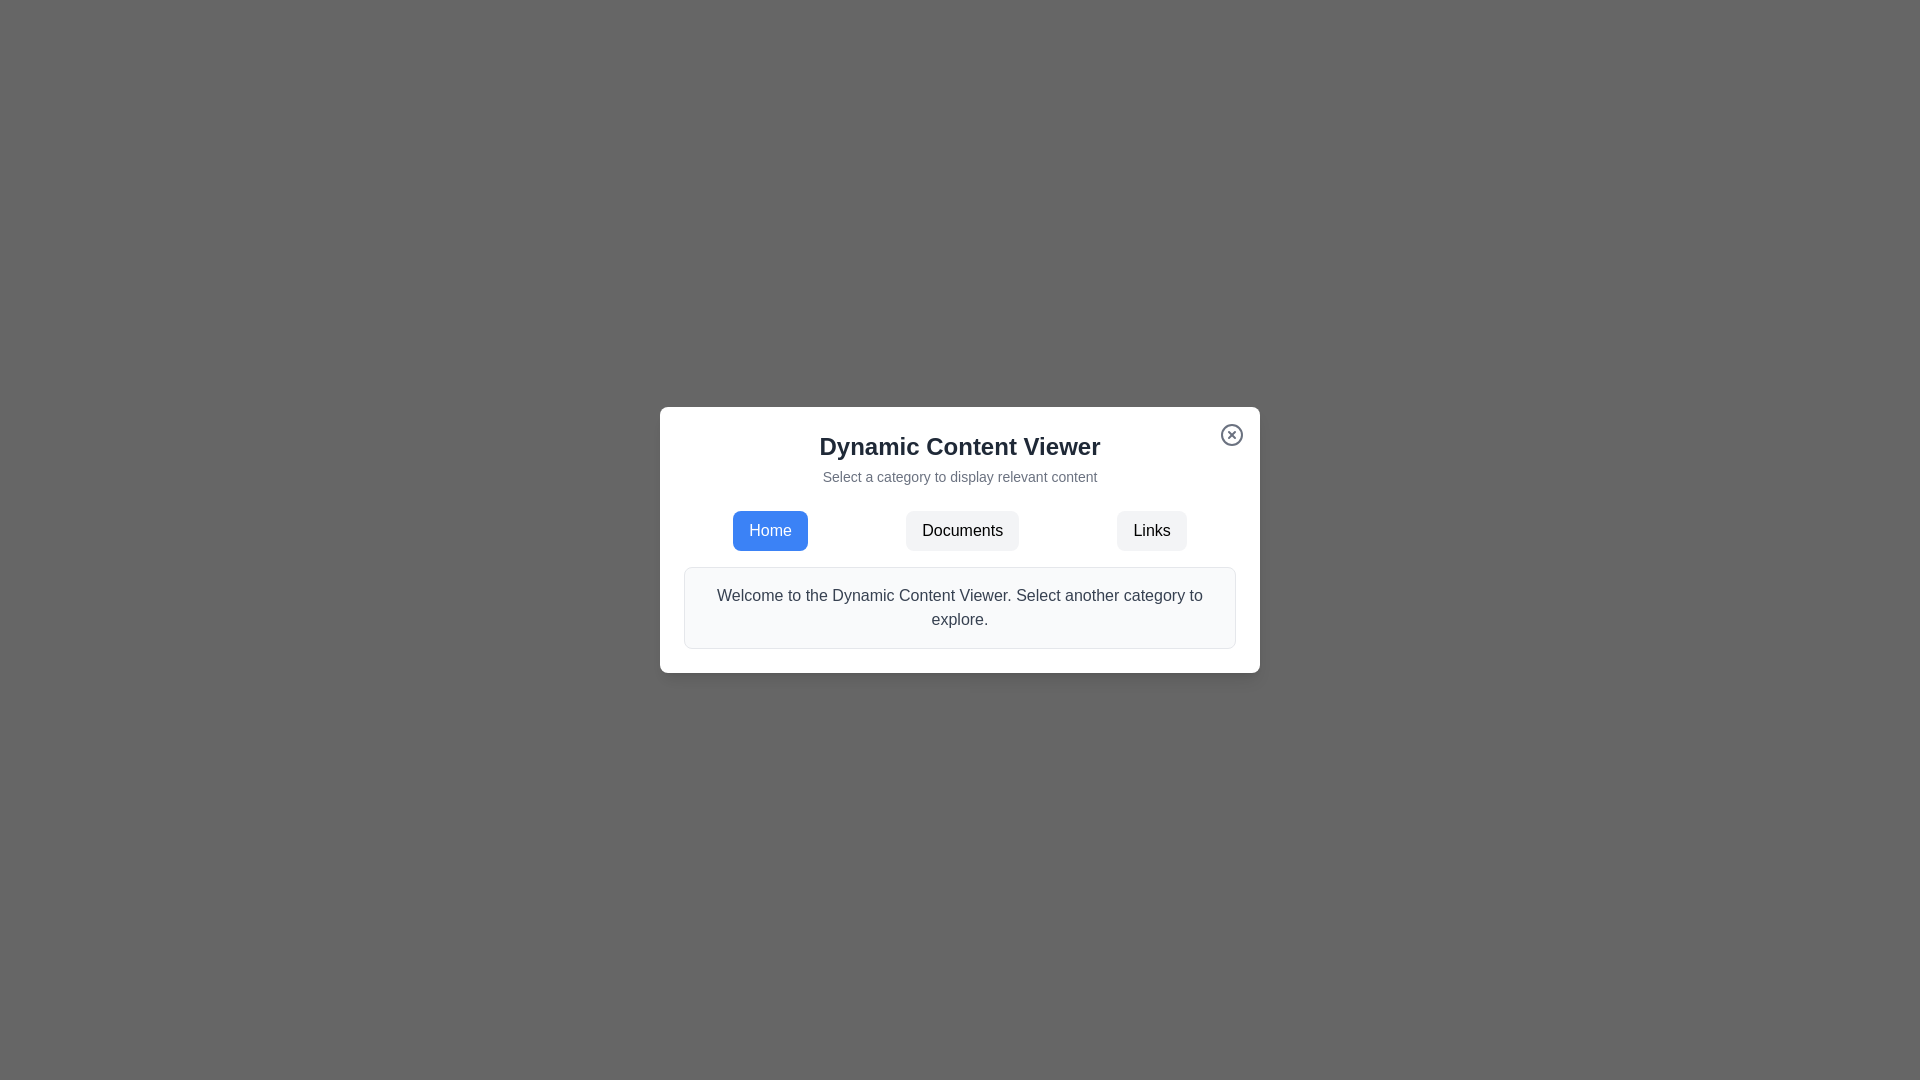 The width and height of the screenshot is (1920, 1080). Describe the element at coordinates (960, 540) in the screenshot. I see `the 'Documents' button, which is the second button in a horizontal set of three buttons ('Home', 'Documents', 'Links') located at the upper section of the modal window, to change its background color` at that location.